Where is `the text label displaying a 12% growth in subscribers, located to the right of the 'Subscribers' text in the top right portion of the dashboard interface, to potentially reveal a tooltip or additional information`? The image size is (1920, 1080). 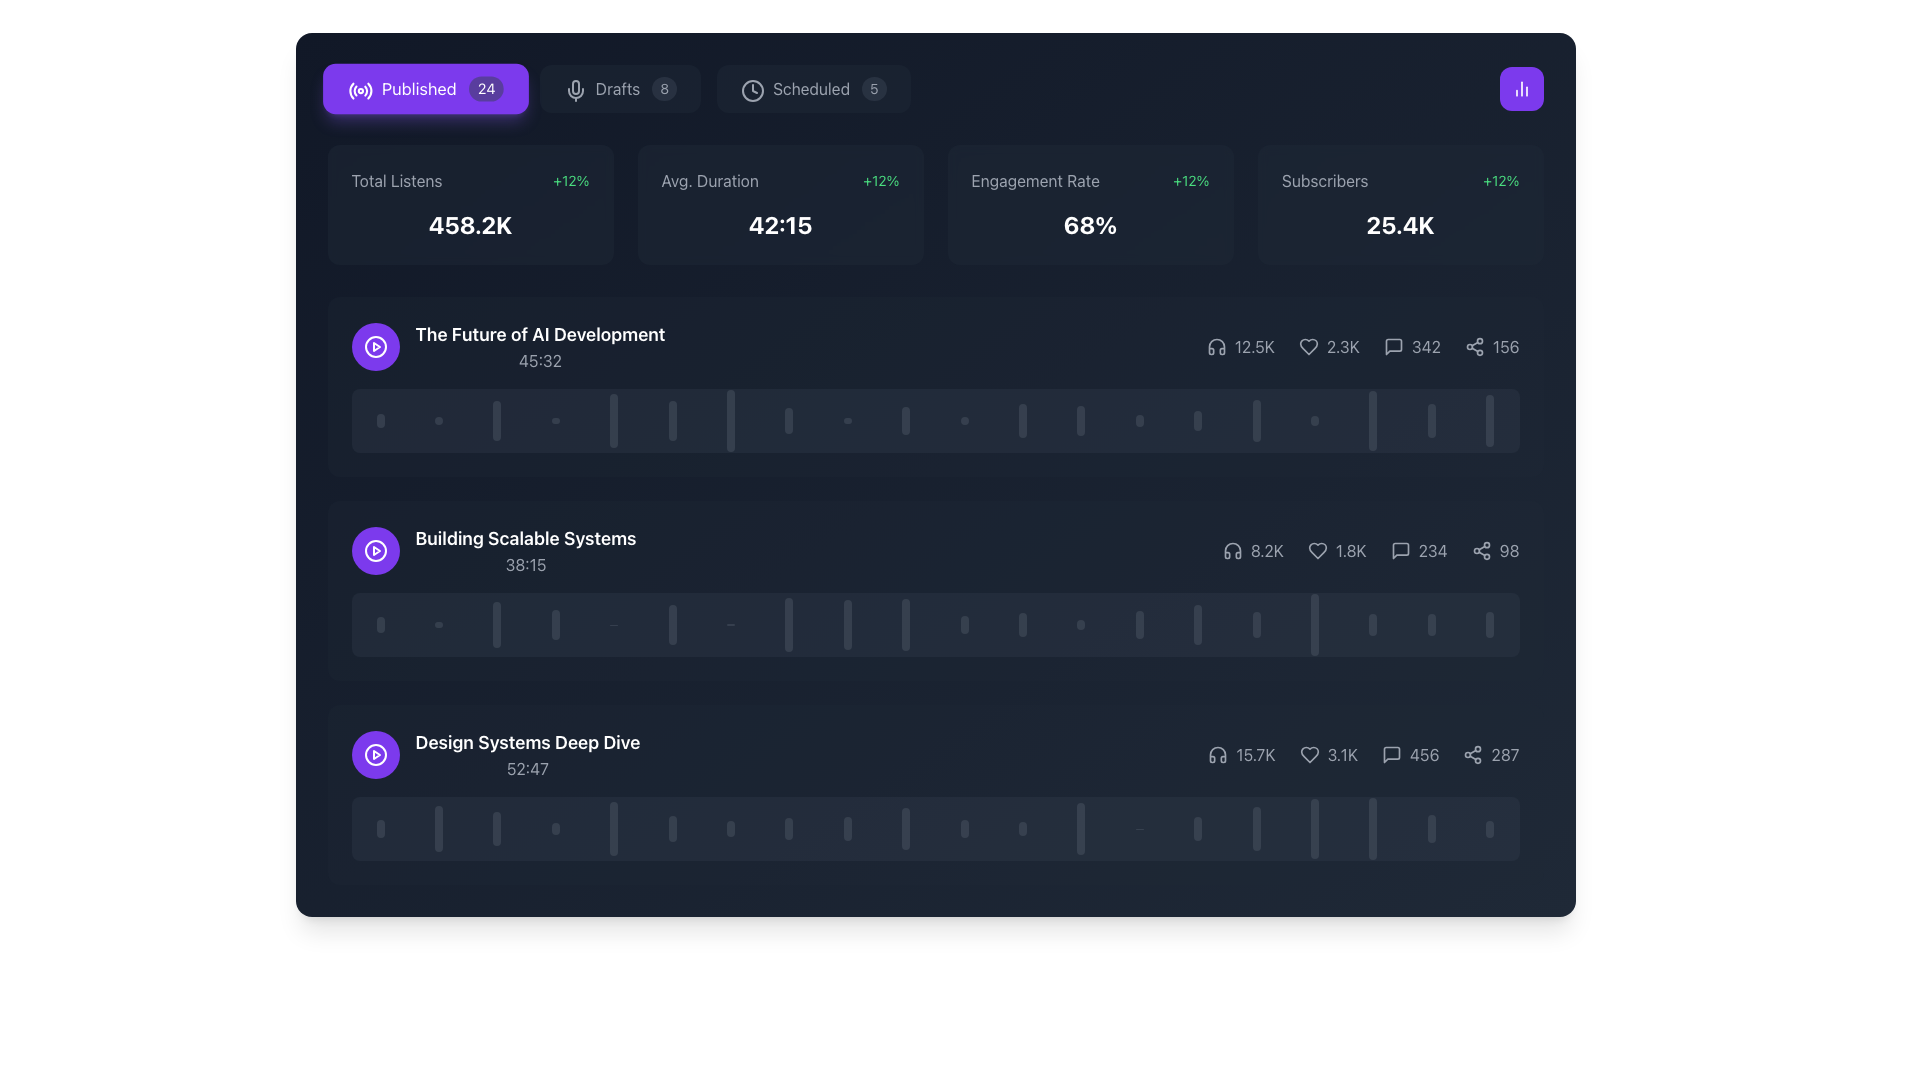 the text label displaying a 12% growth in subscribers, located to the right of the 'Subscribers' text in the top right portion of the dashboard interface, to potentially reveal a tooltip or additional information is located at coordinates (1501, 181).